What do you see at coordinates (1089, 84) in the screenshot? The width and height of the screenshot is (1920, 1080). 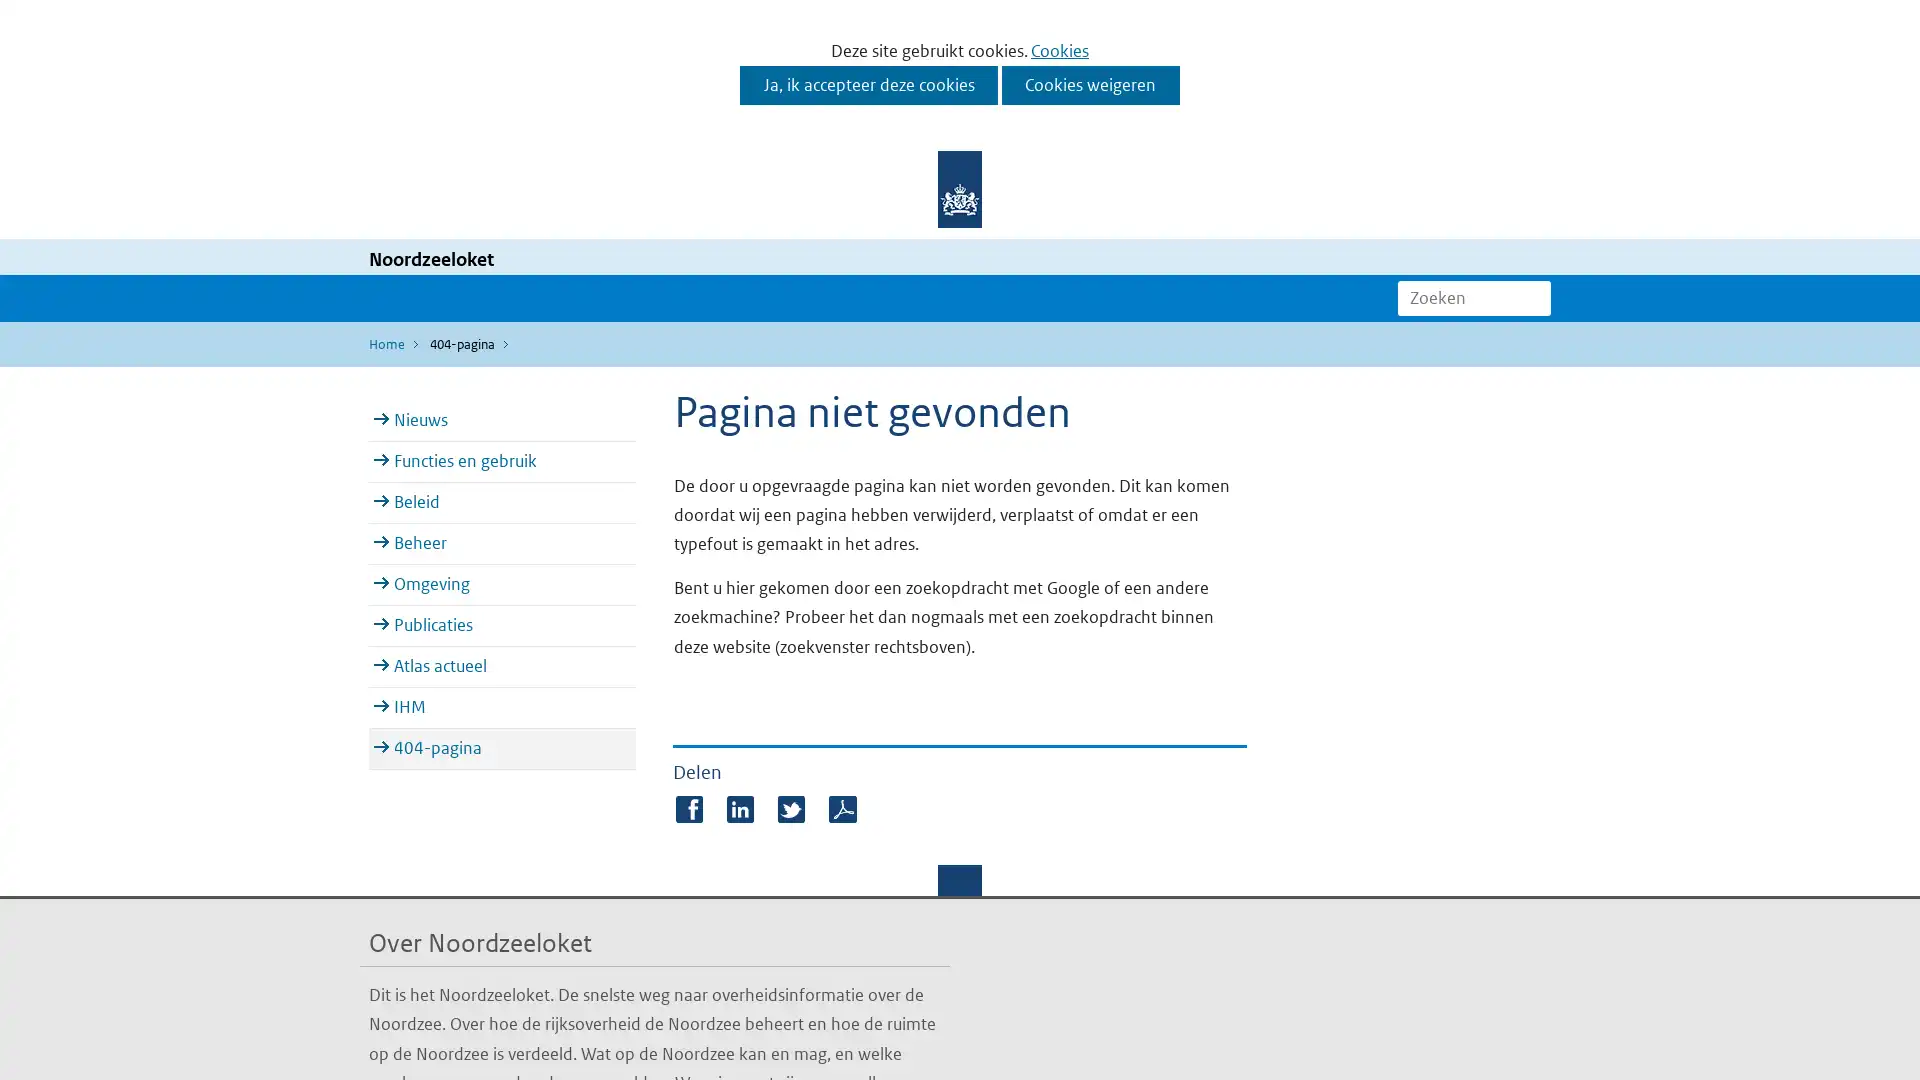 I see `Cookies weigeren` at bounding box center [1089, 84].